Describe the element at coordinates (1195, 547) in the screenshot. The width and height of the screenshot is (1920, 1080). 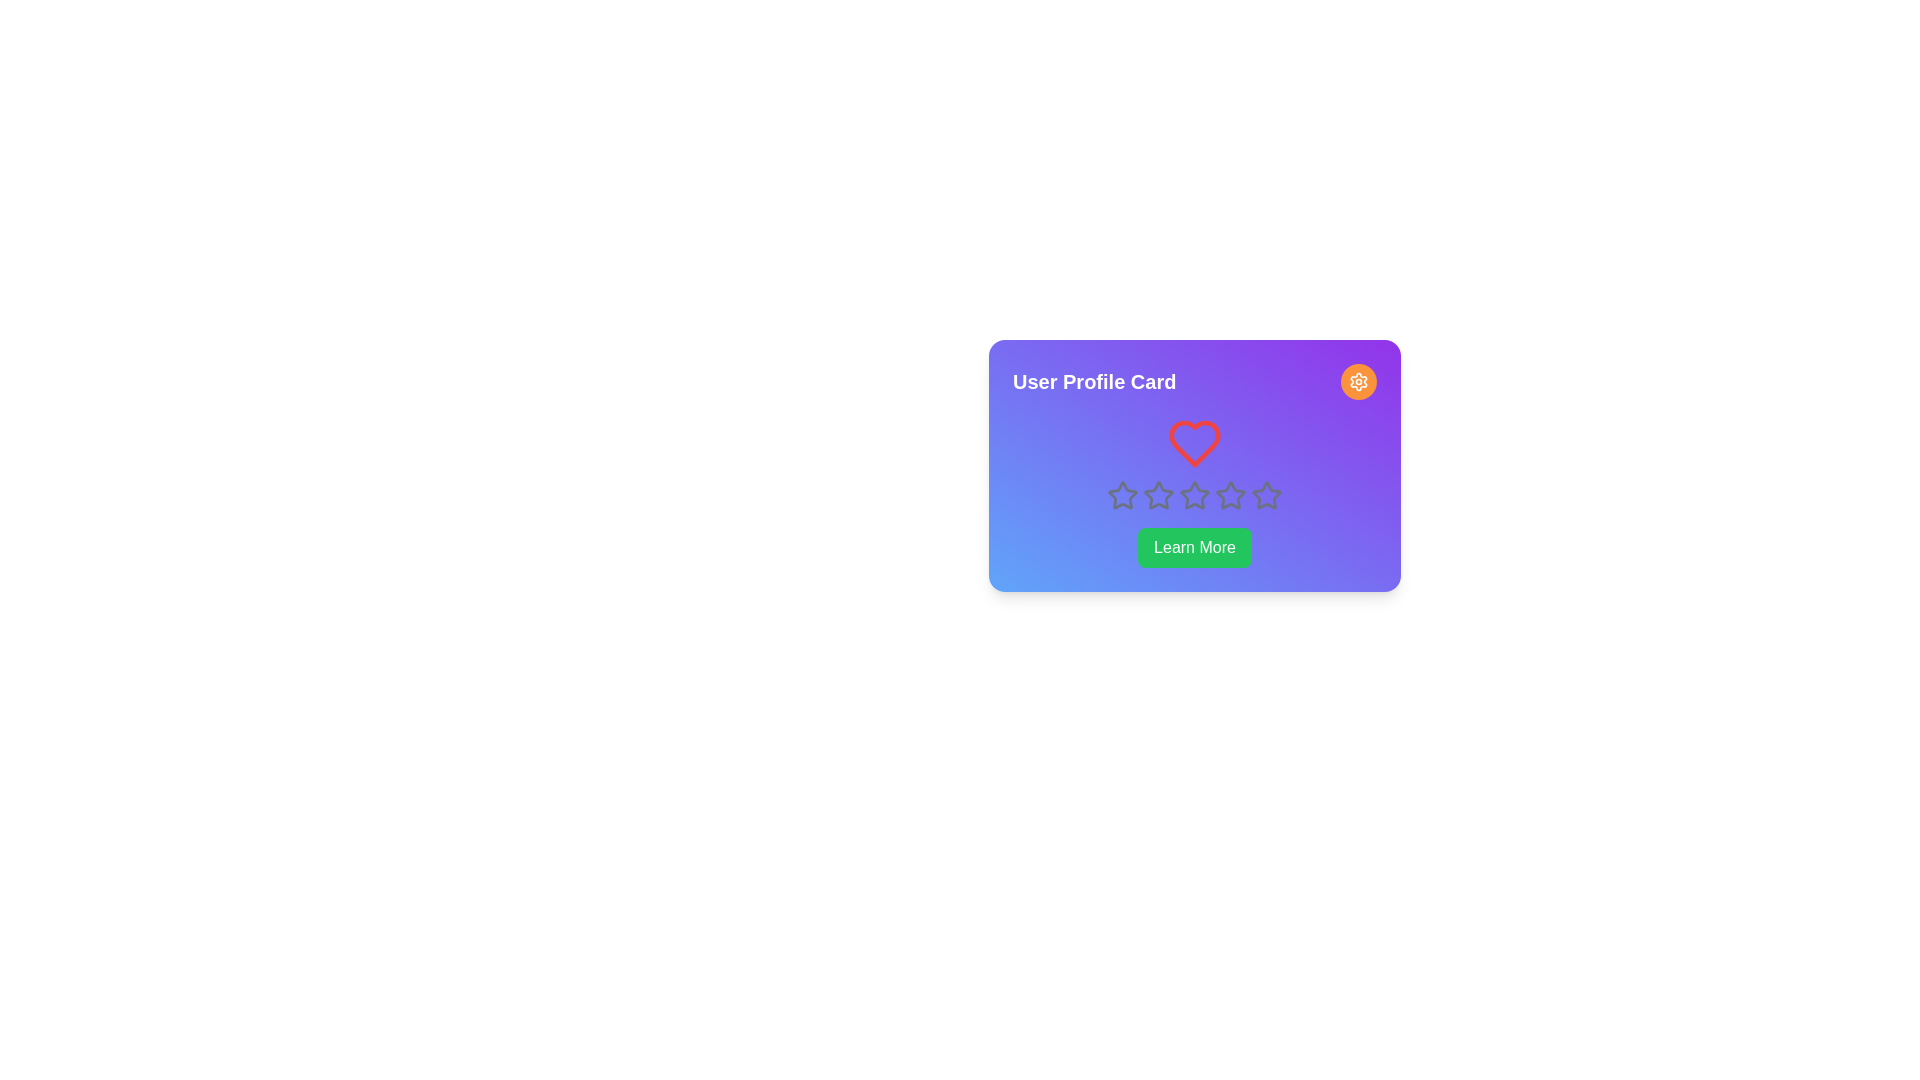
I see `the call-to-action button located at the center-bottom of the User Profile Card, positioned below the five-star rating UI and heart icon` at that location.